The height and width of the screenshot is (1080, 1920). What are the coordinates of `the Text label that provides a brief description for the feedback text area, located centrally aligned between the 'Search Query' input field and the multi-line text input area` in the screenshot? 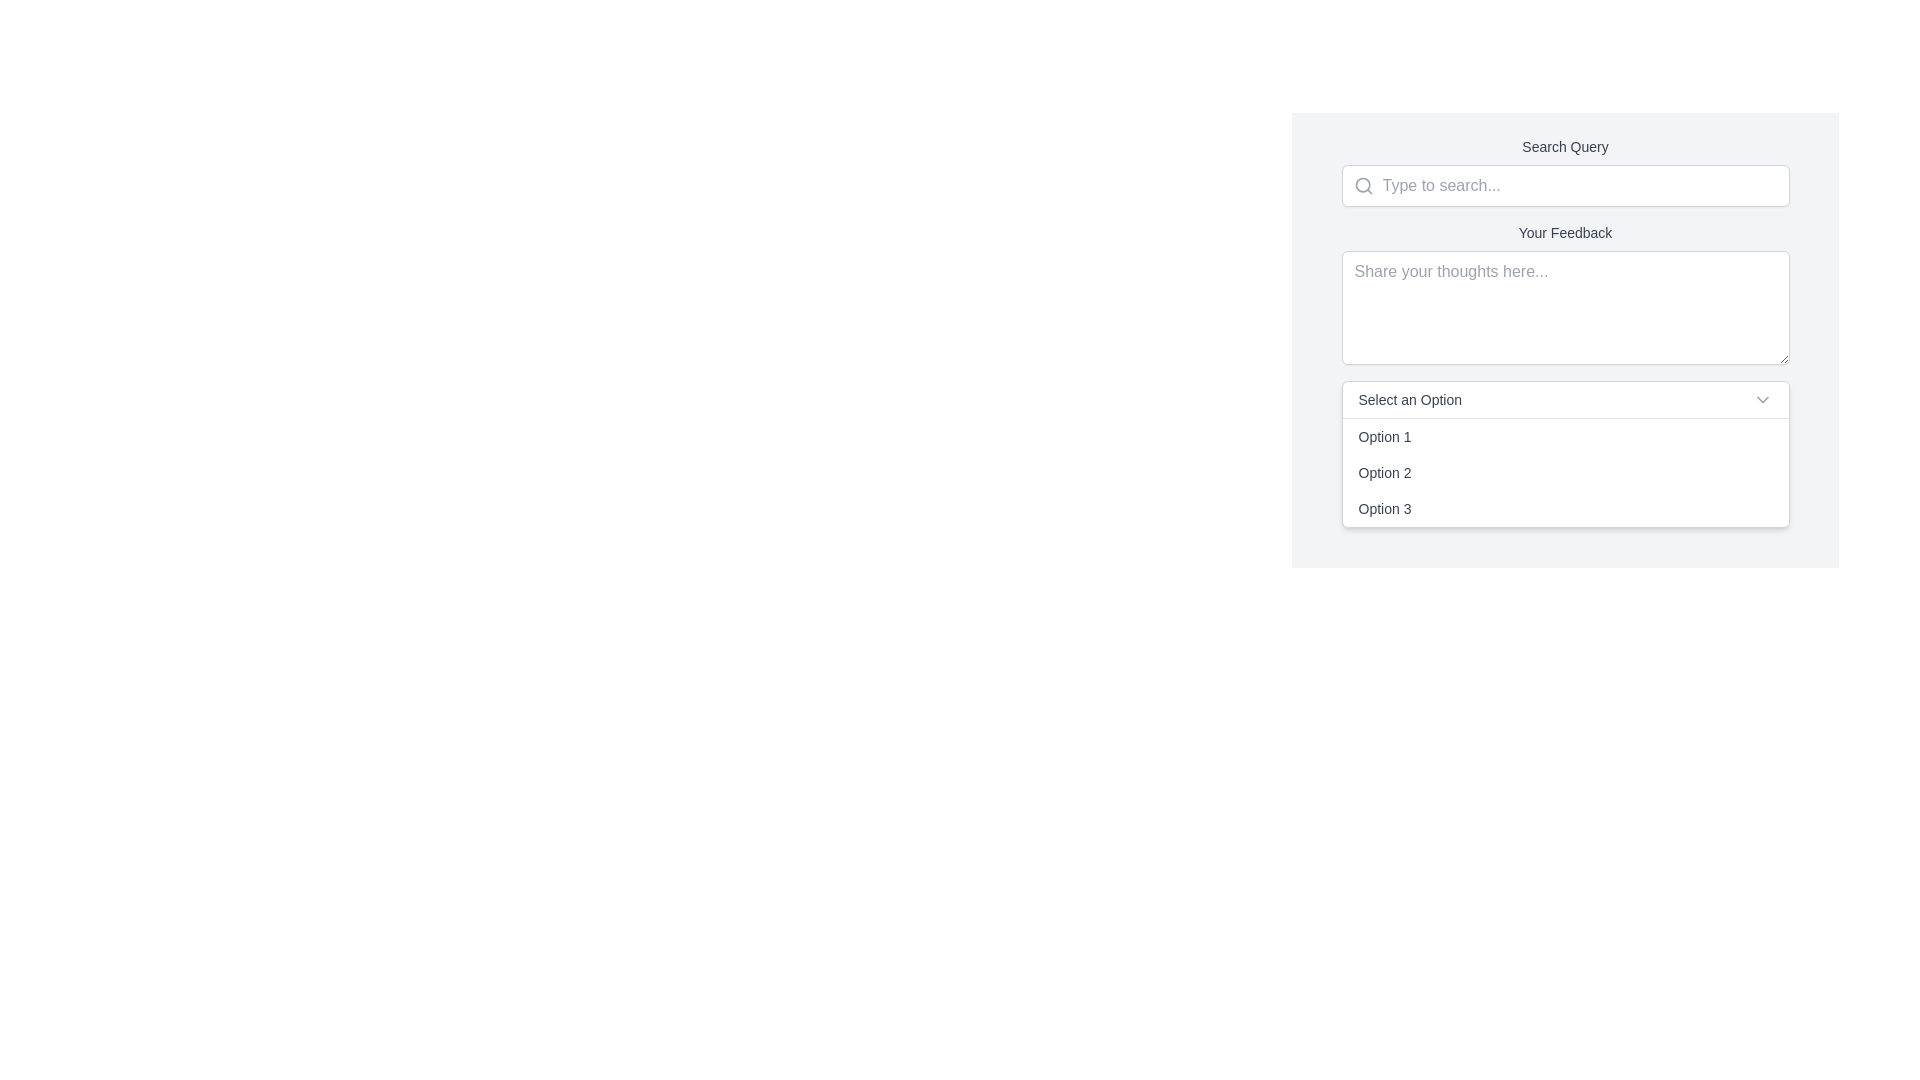 It's located at (1564, 231).